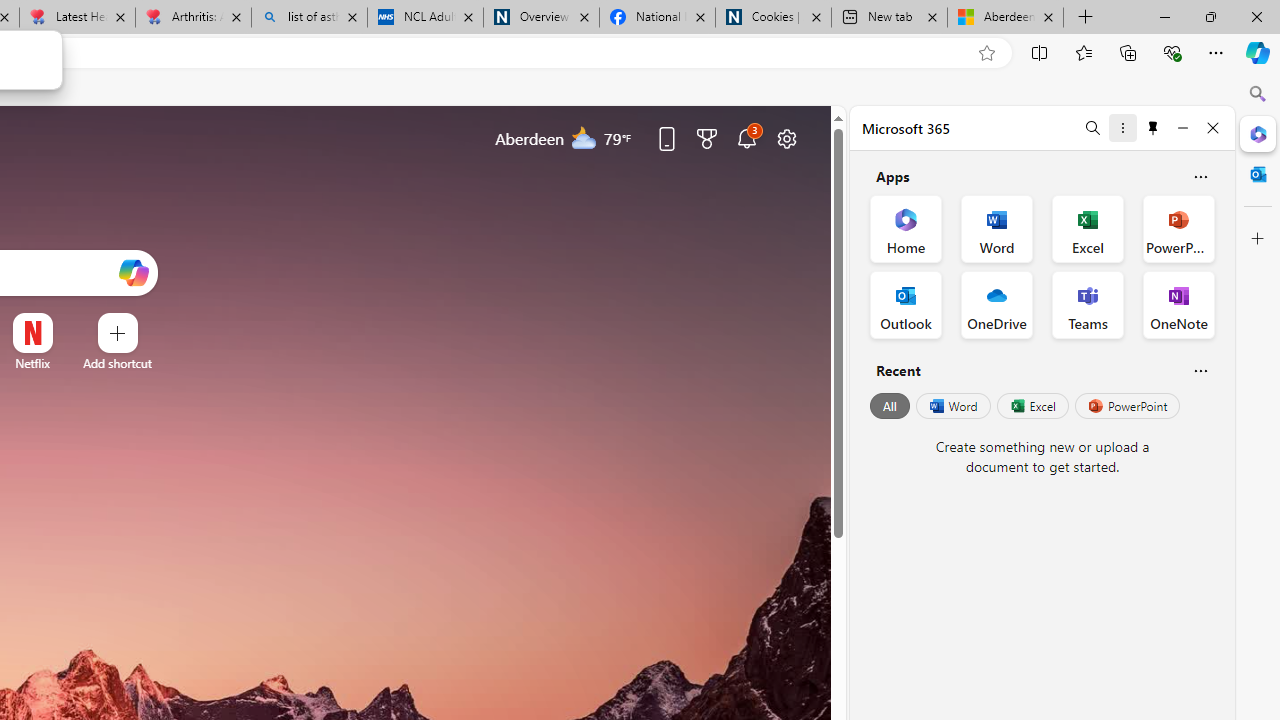 The image size is (1280, 720). I want to click on 'Add a site', so click(116, 363).